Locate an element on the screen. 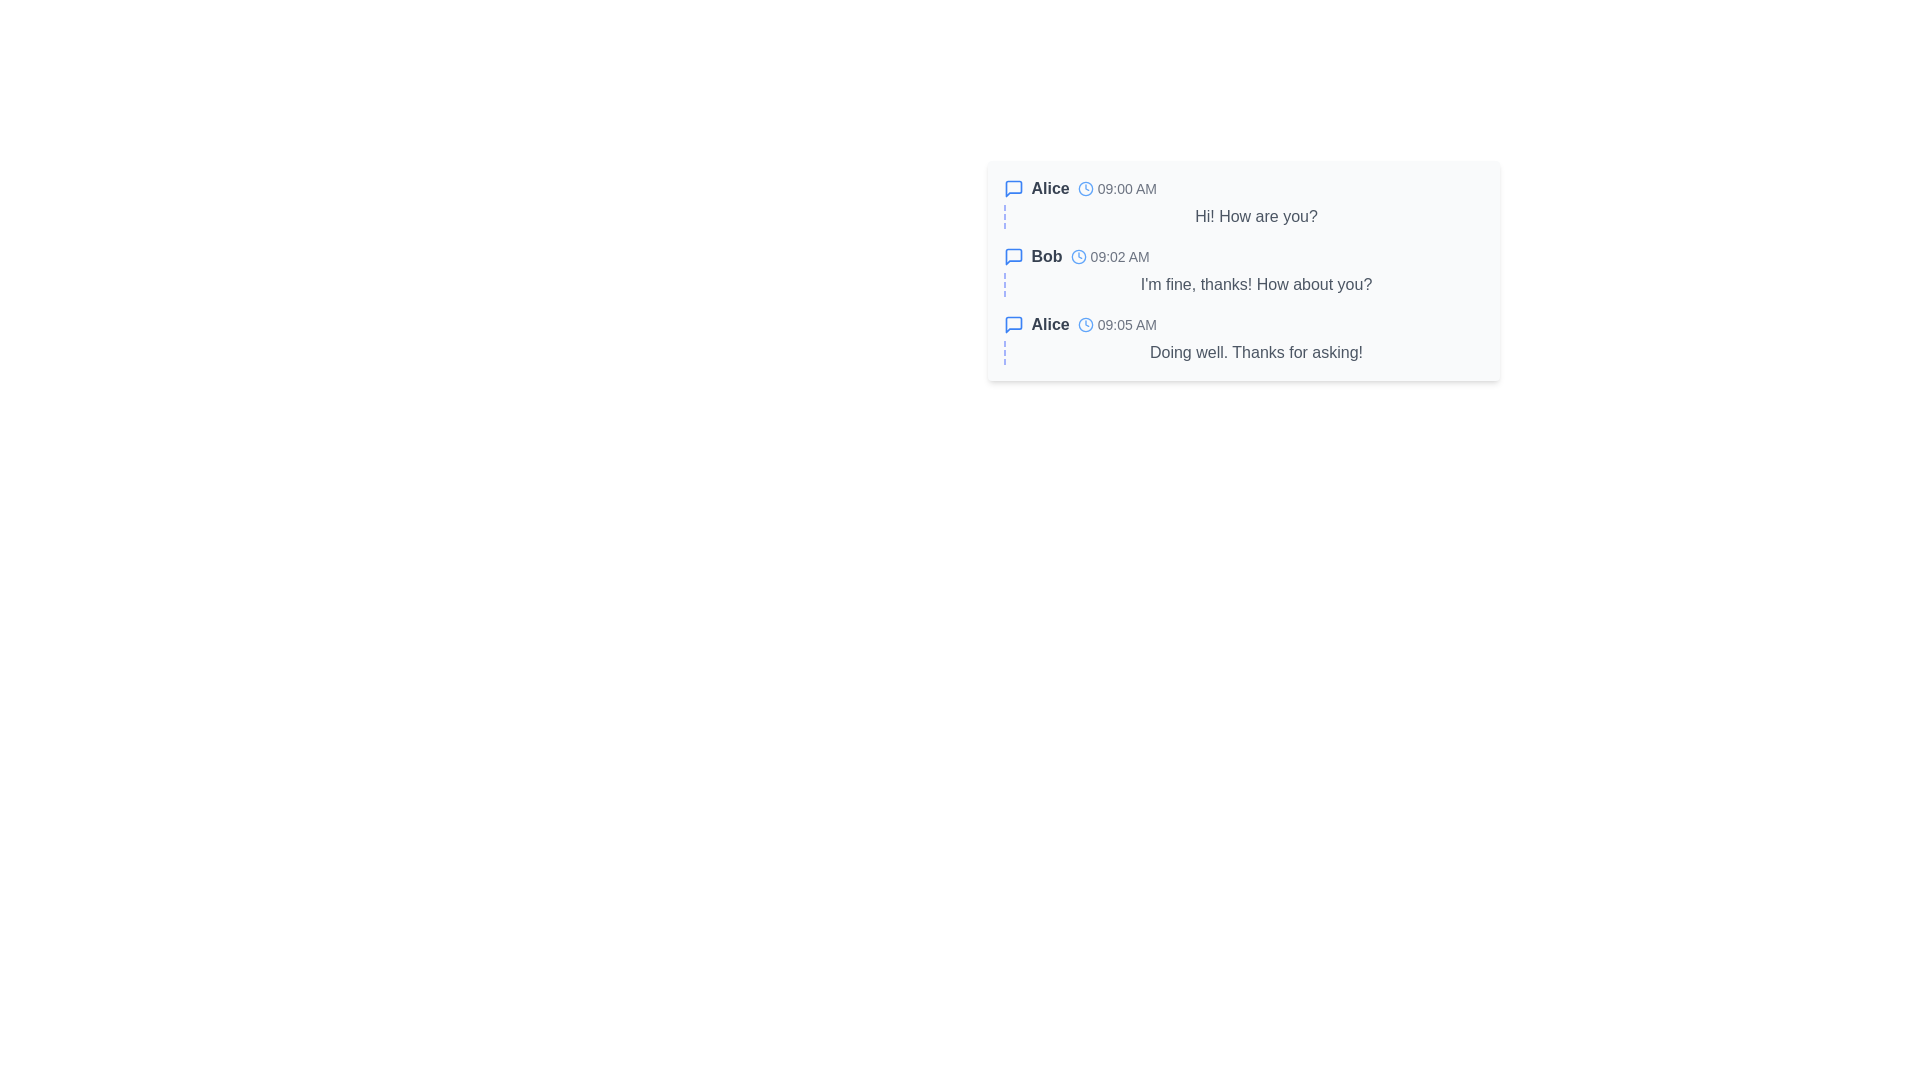 The image size is (1920, 1080). the chat message content sent by the user 'Bob' at 09:02 AM is located at coordinates (1242, 285).